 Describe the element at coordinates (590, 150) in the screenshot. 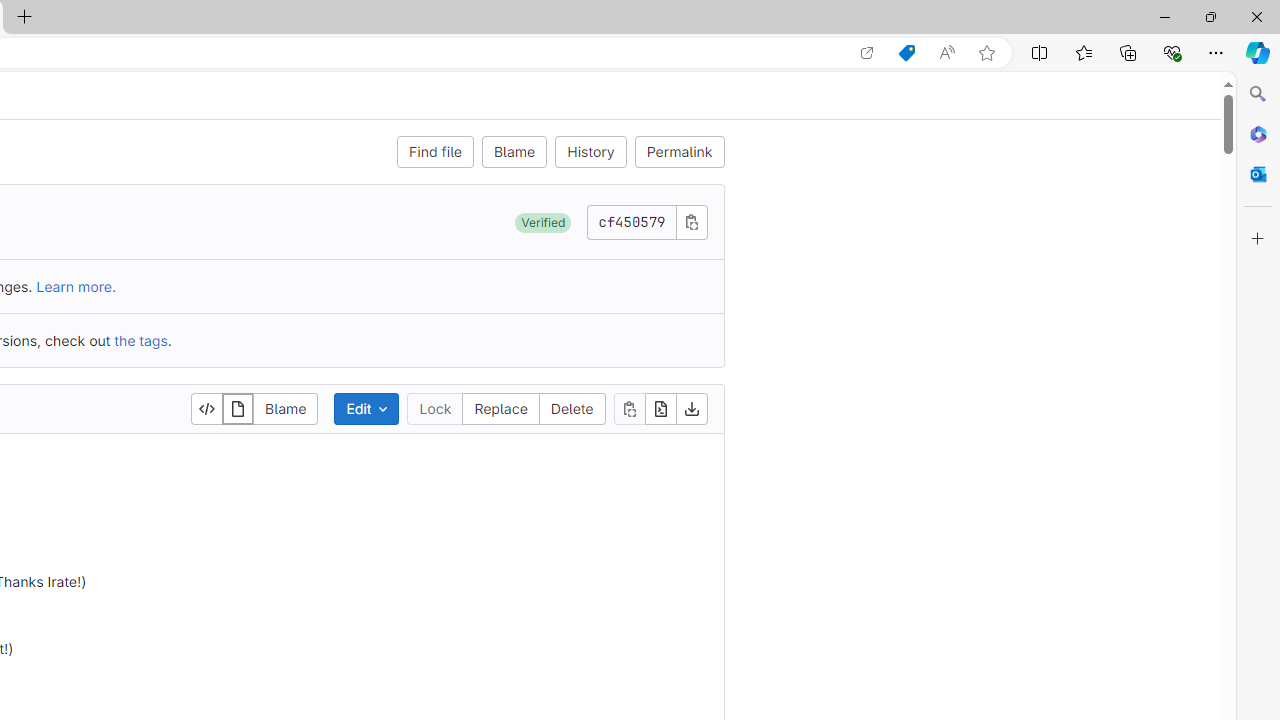

I see `'History'` at that location.